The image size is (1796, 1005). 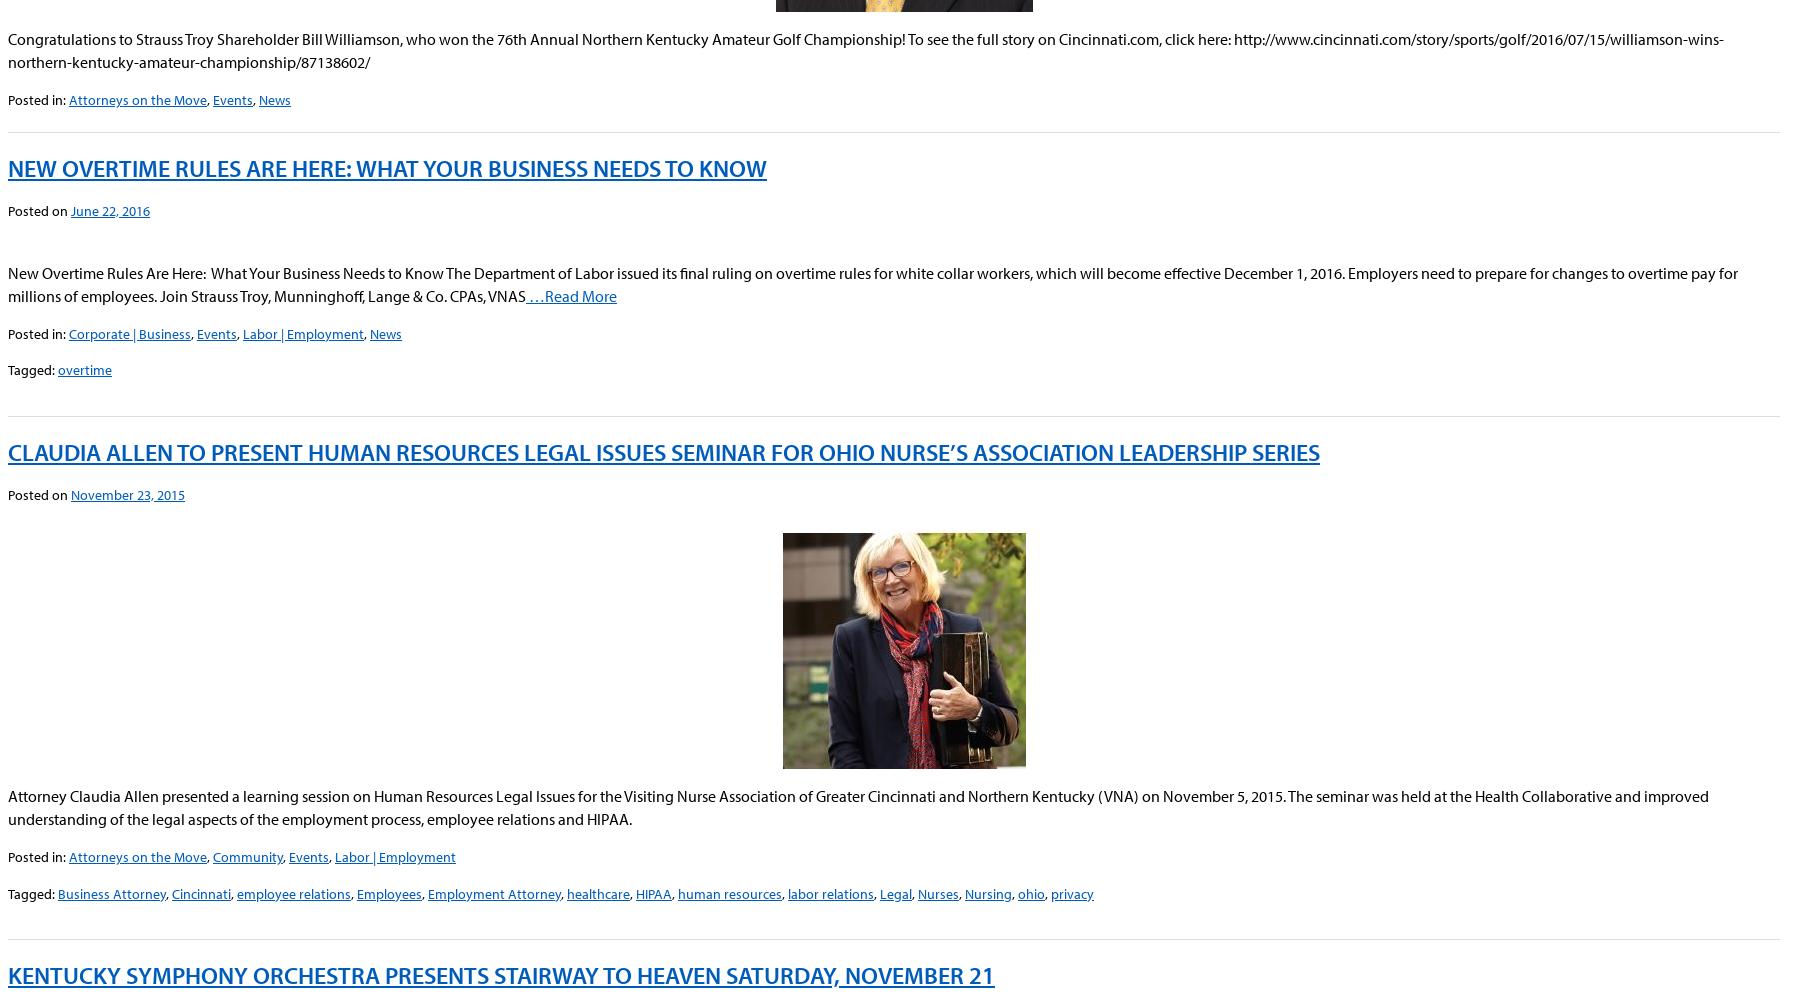 What do you see at coordinates (7, 50) in the screenshot?
I see `'Congratulations to Strauss Troy Shareholder Bill Williamson, who won the 76th Annual Northern Kentucky Amateur Golf Championship! To see the full story on Cincinnati.com, click here: http://www.cincinnati.com/story/sports/golf/2016/07/15/williamson-wins-northern-kentucky-amateur-championship/87138602/'` at bounding box center [7, 50].